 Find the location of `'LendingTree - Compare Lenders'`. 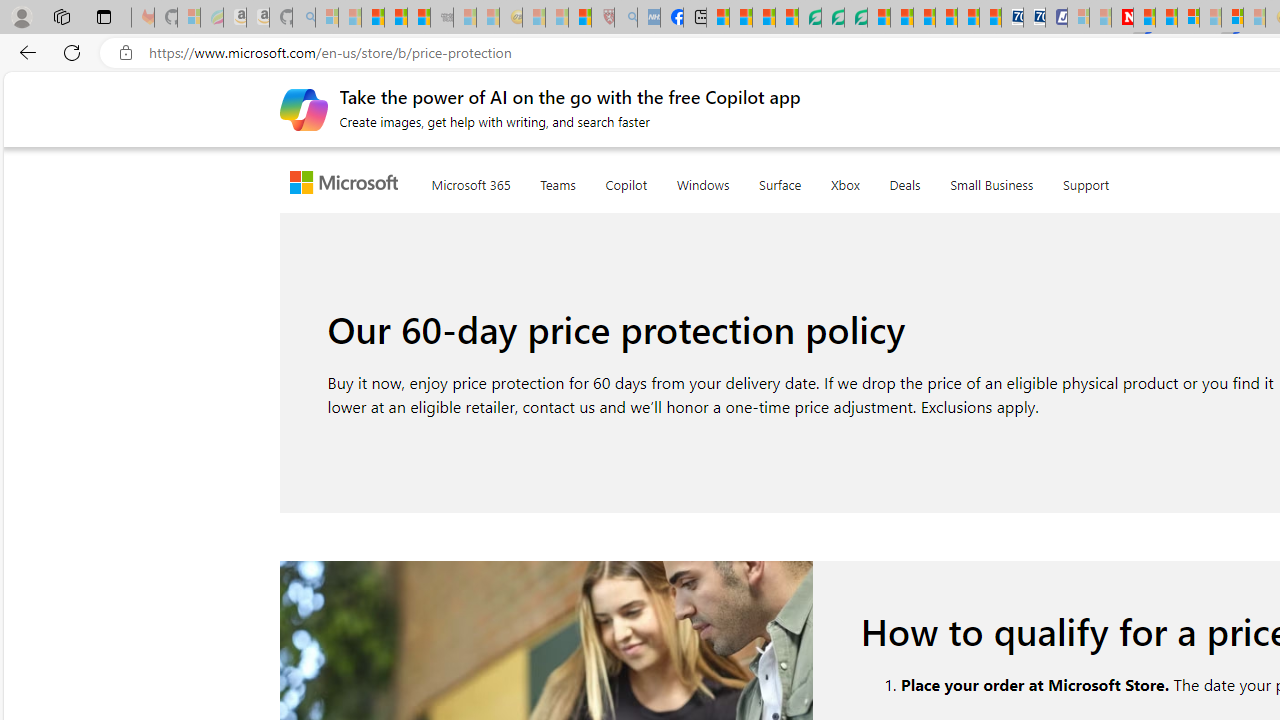

'LendingTree - Compare Lenders' is located at coordinates (809, 17).